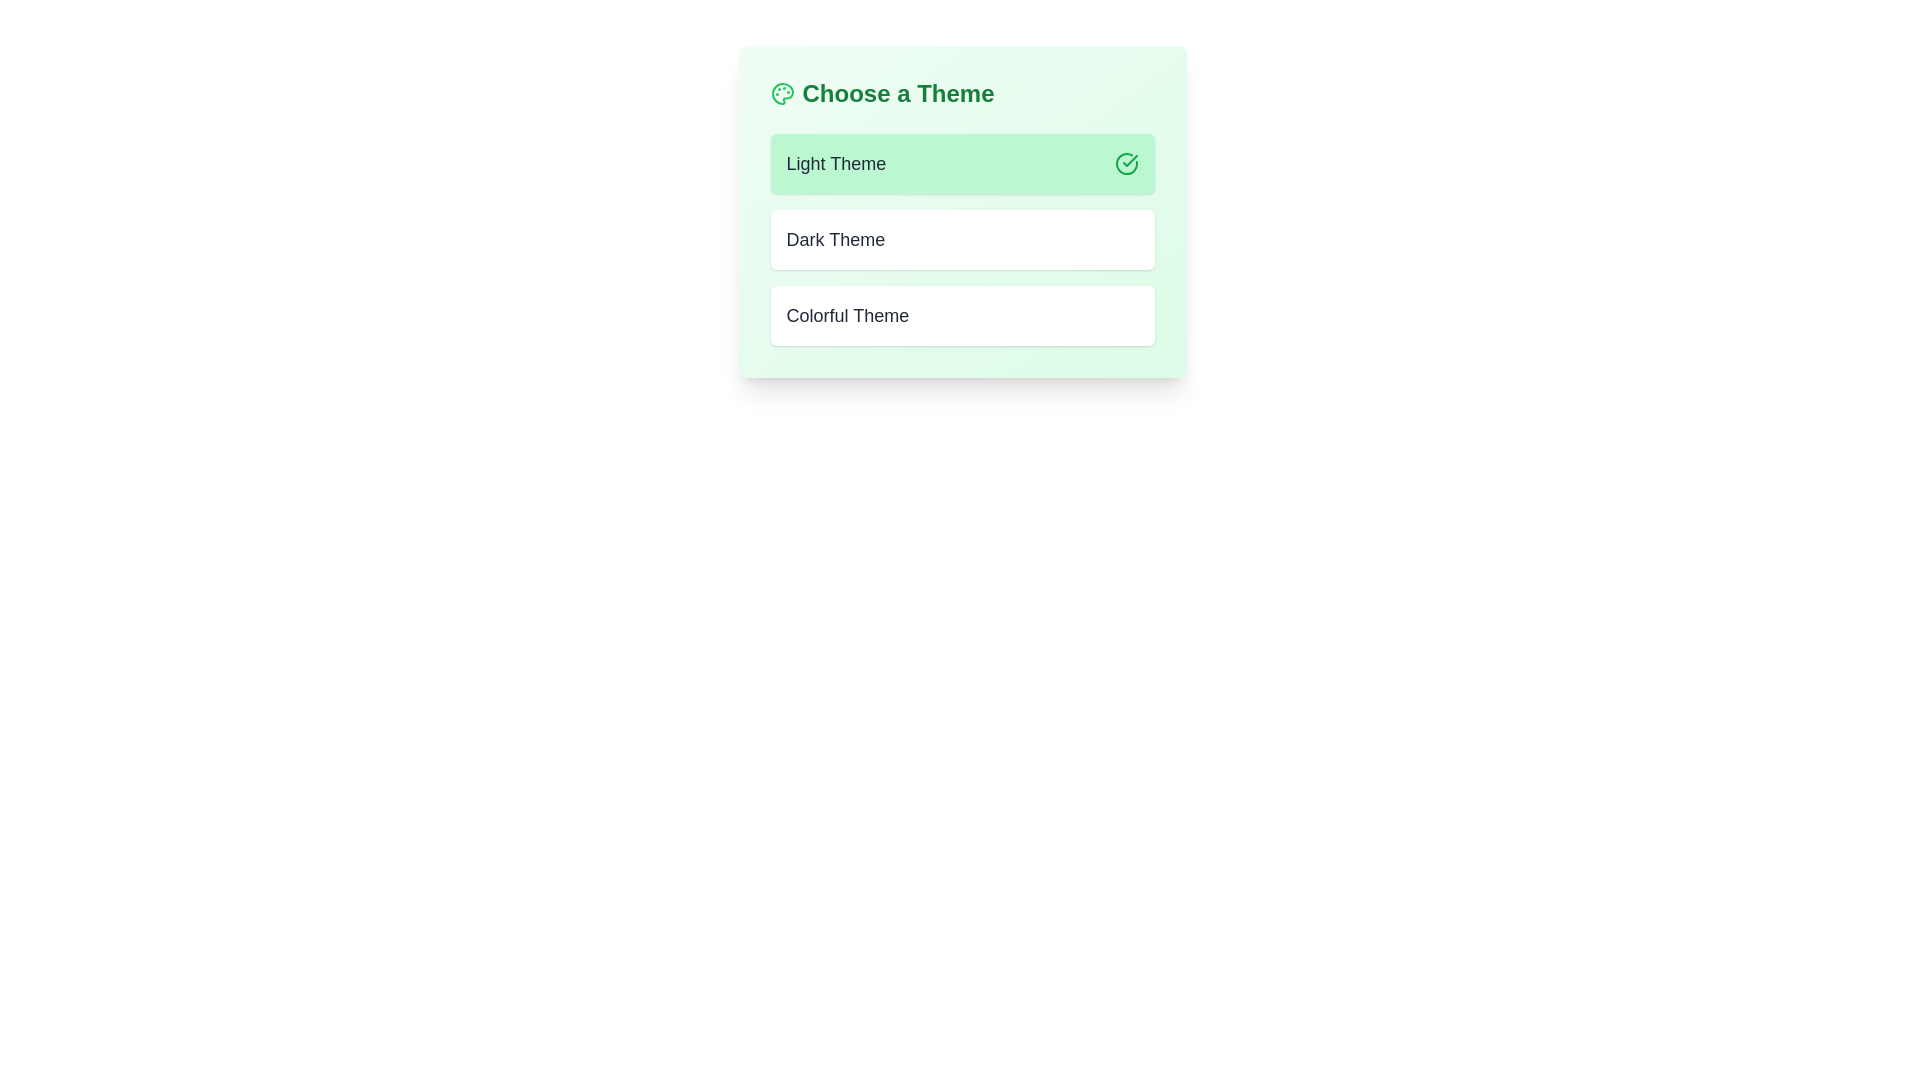  Describe the element at coordinates (962, 212) in the screenshot. I see `the 'Dark Theme' selection option, which is a rectangular box with rounded corners and a white background, located under 'Light Theme' and above 'Colorful Theme'` at that location.